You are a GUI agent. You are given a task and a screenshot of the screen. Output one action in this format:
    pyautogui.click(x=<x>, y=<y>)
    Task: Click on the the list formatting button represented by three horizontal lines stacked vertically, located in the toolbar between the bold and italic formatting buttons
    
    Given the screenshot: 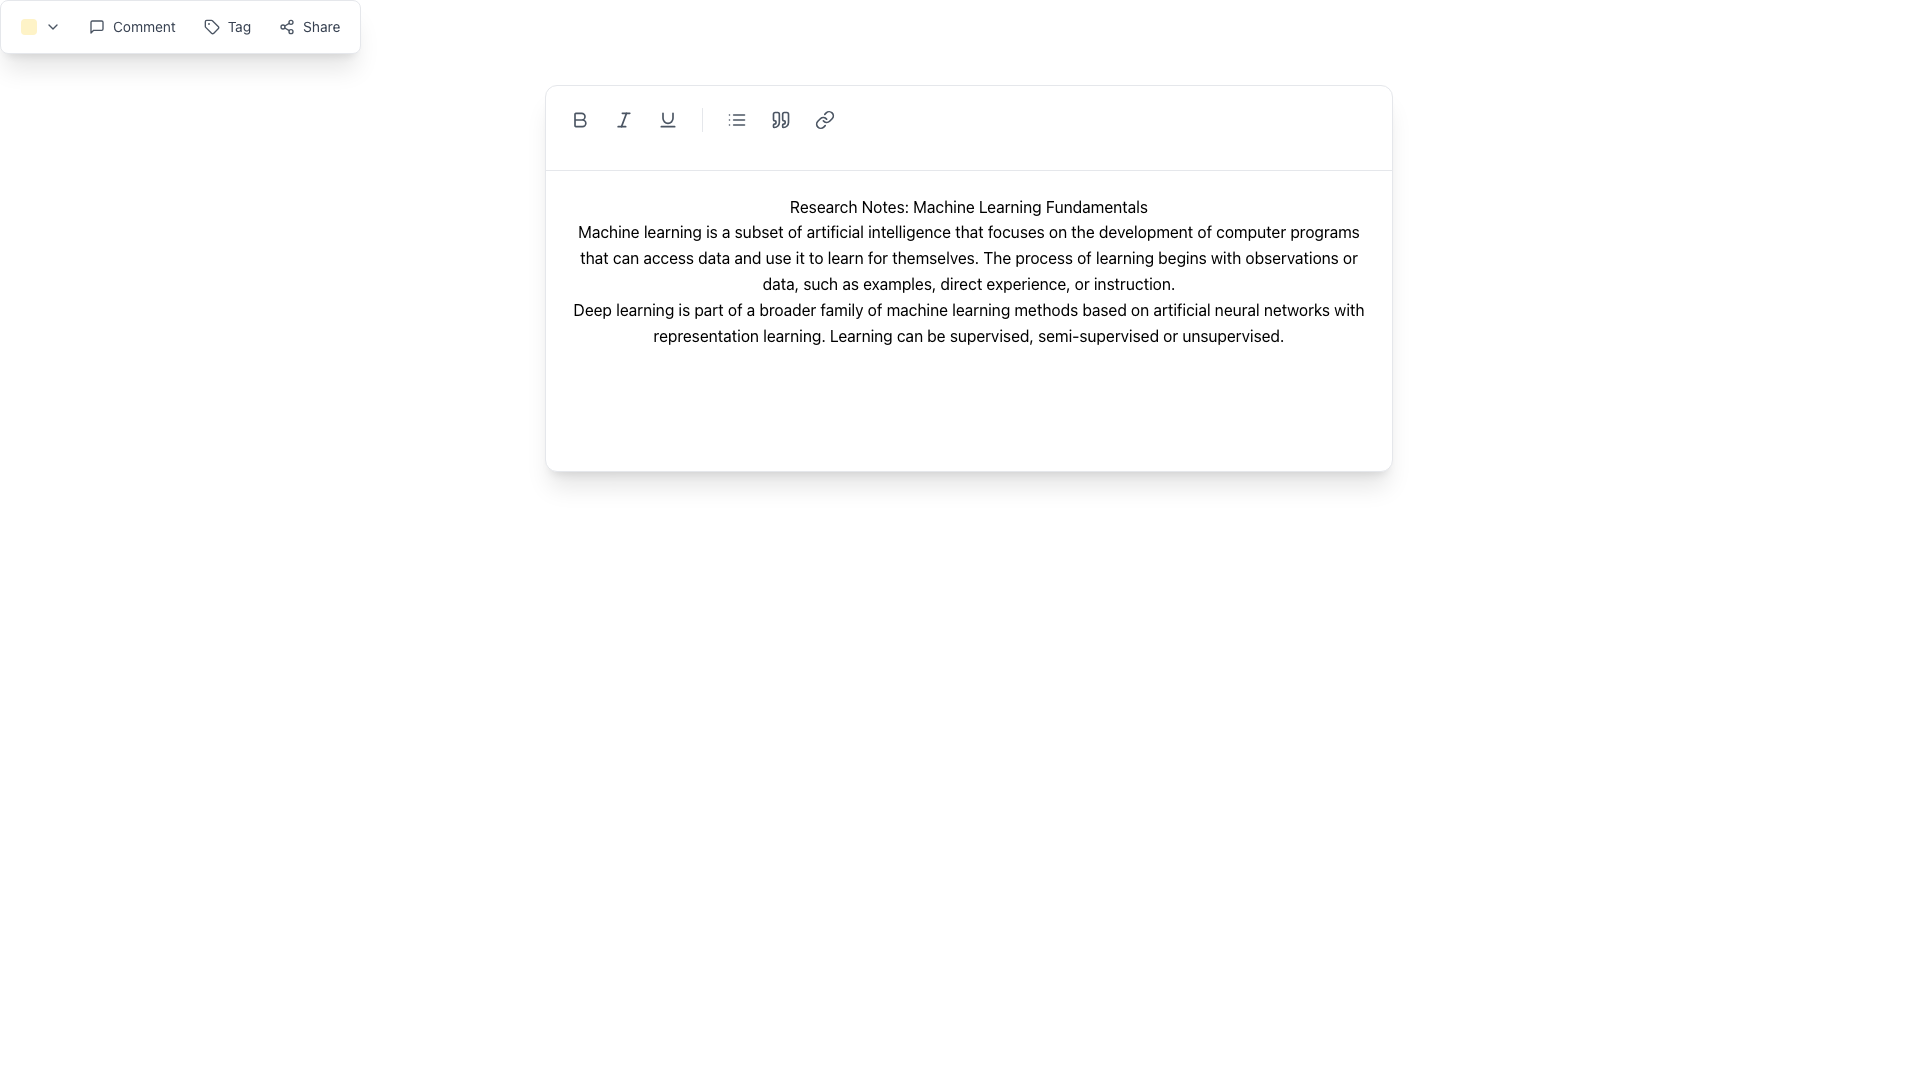 What is the action you would take?
    pyautogui.click(x=736, y=119)
    